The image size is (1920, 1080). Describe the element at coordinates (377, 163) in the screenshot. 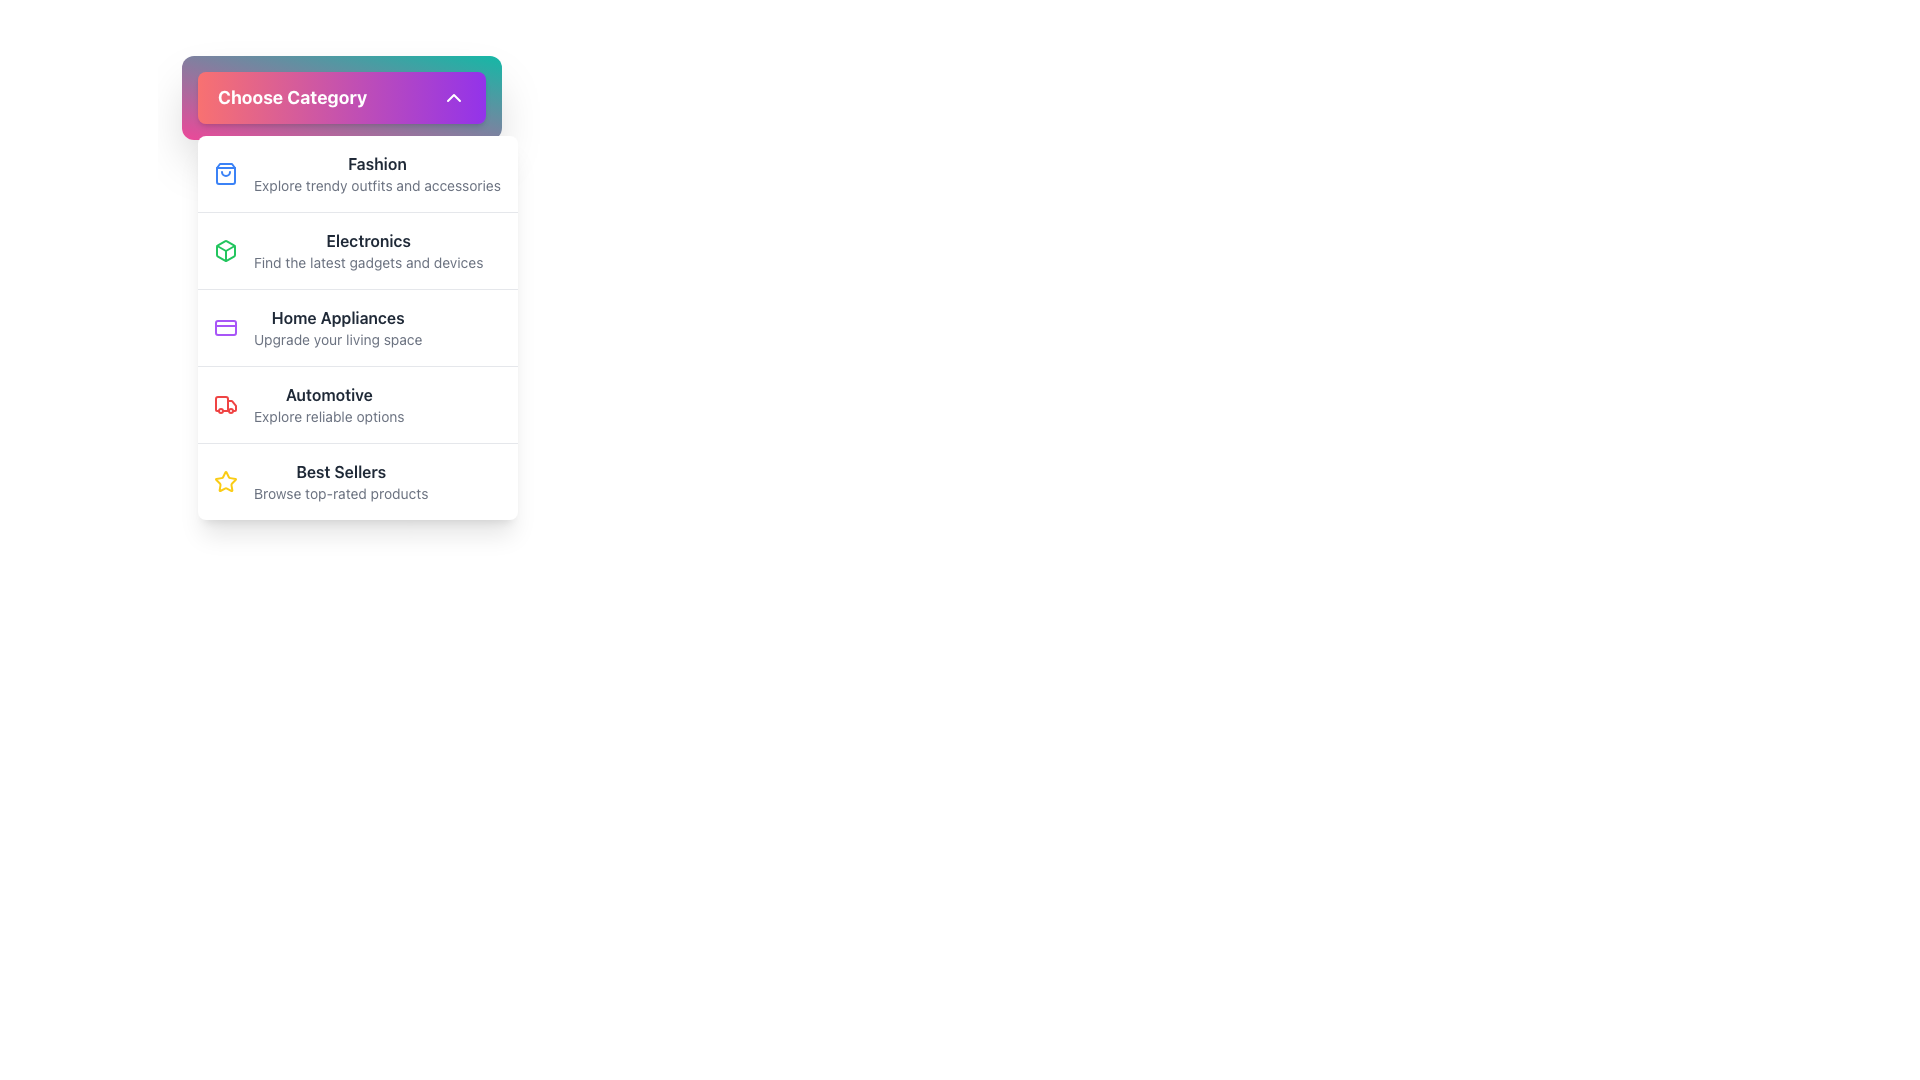

I see `the 'Fashion' category label in the dropdown menu` at that location.